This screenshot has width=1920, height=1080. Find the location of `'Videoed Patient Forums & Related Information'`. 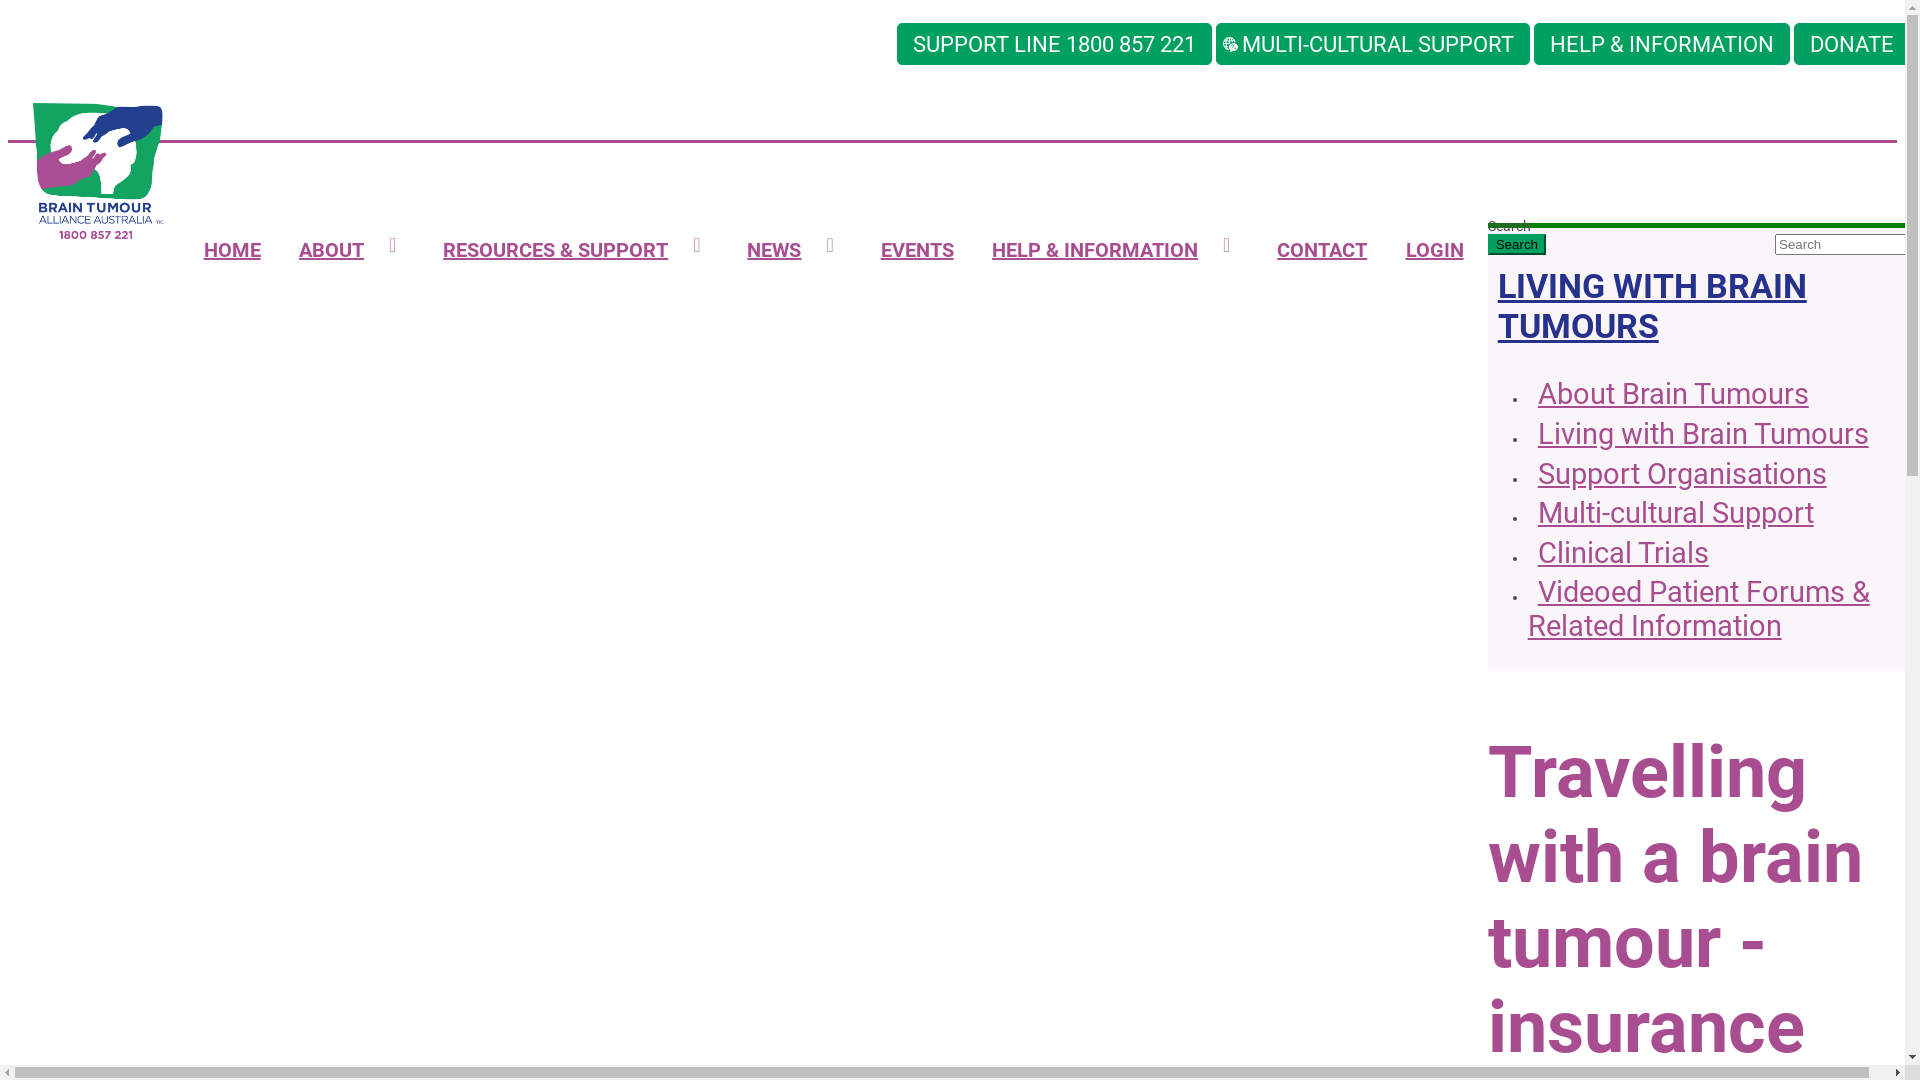

'Videoed Patient Forums & Related Information' is located at coordinates (1698, 609).